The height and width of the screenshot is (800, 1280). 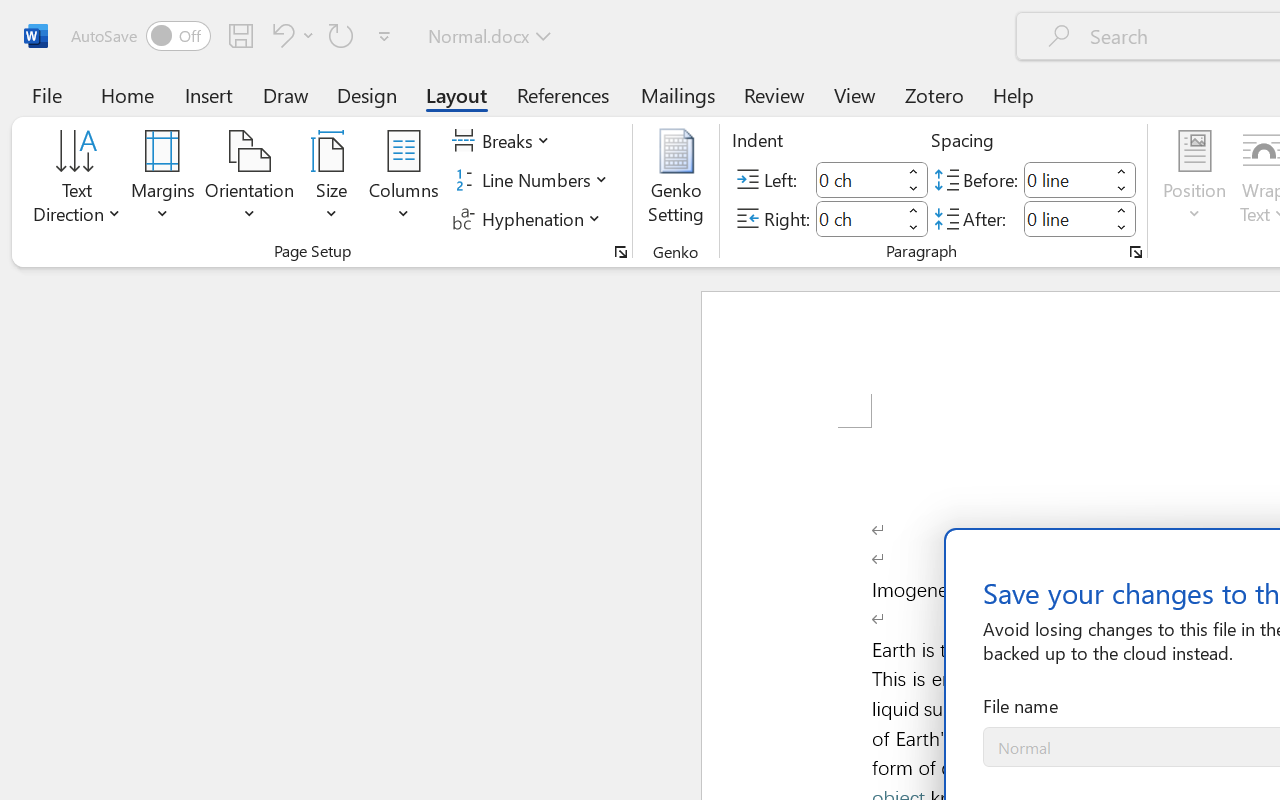 I want to click on 'Columns', so click(x=403, y=179).